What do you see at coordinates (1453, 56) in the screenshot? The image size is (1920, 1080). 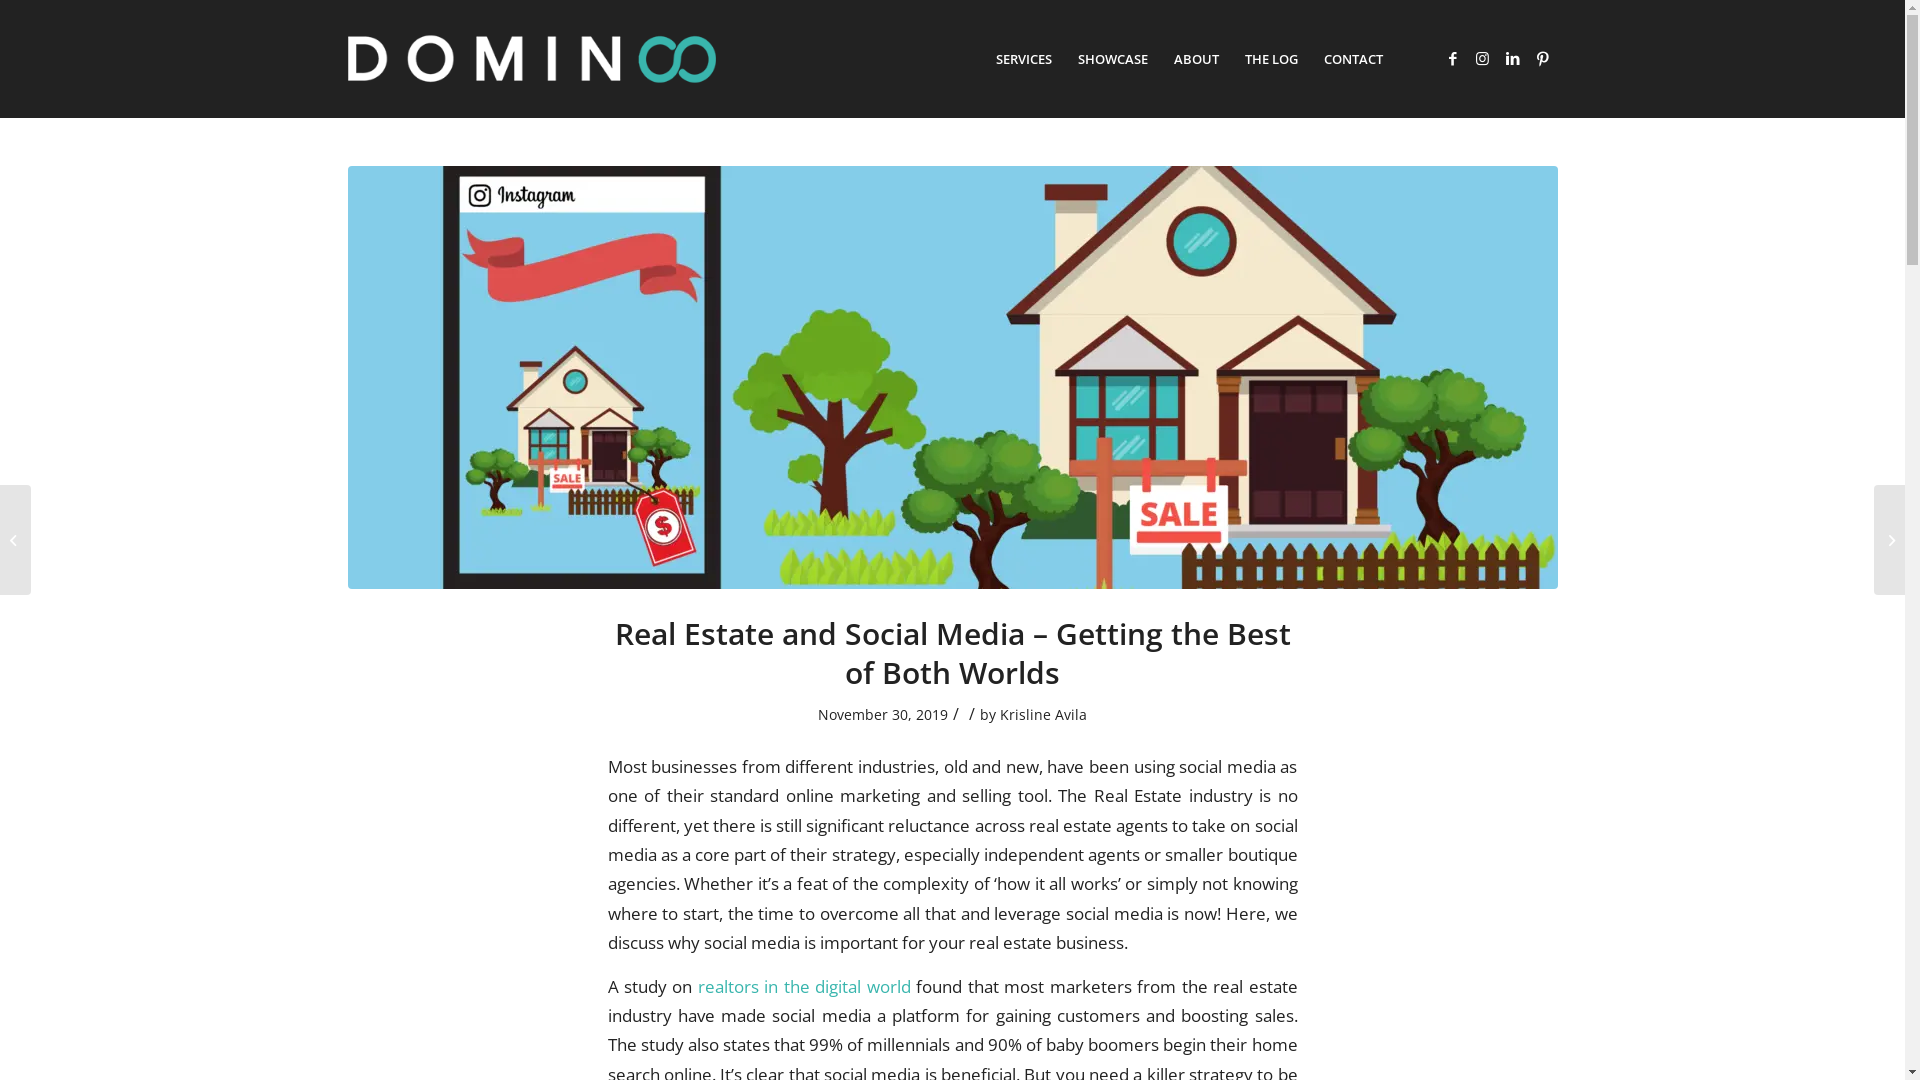 I see `'Facebook'` at bounding box center [1453, 56].